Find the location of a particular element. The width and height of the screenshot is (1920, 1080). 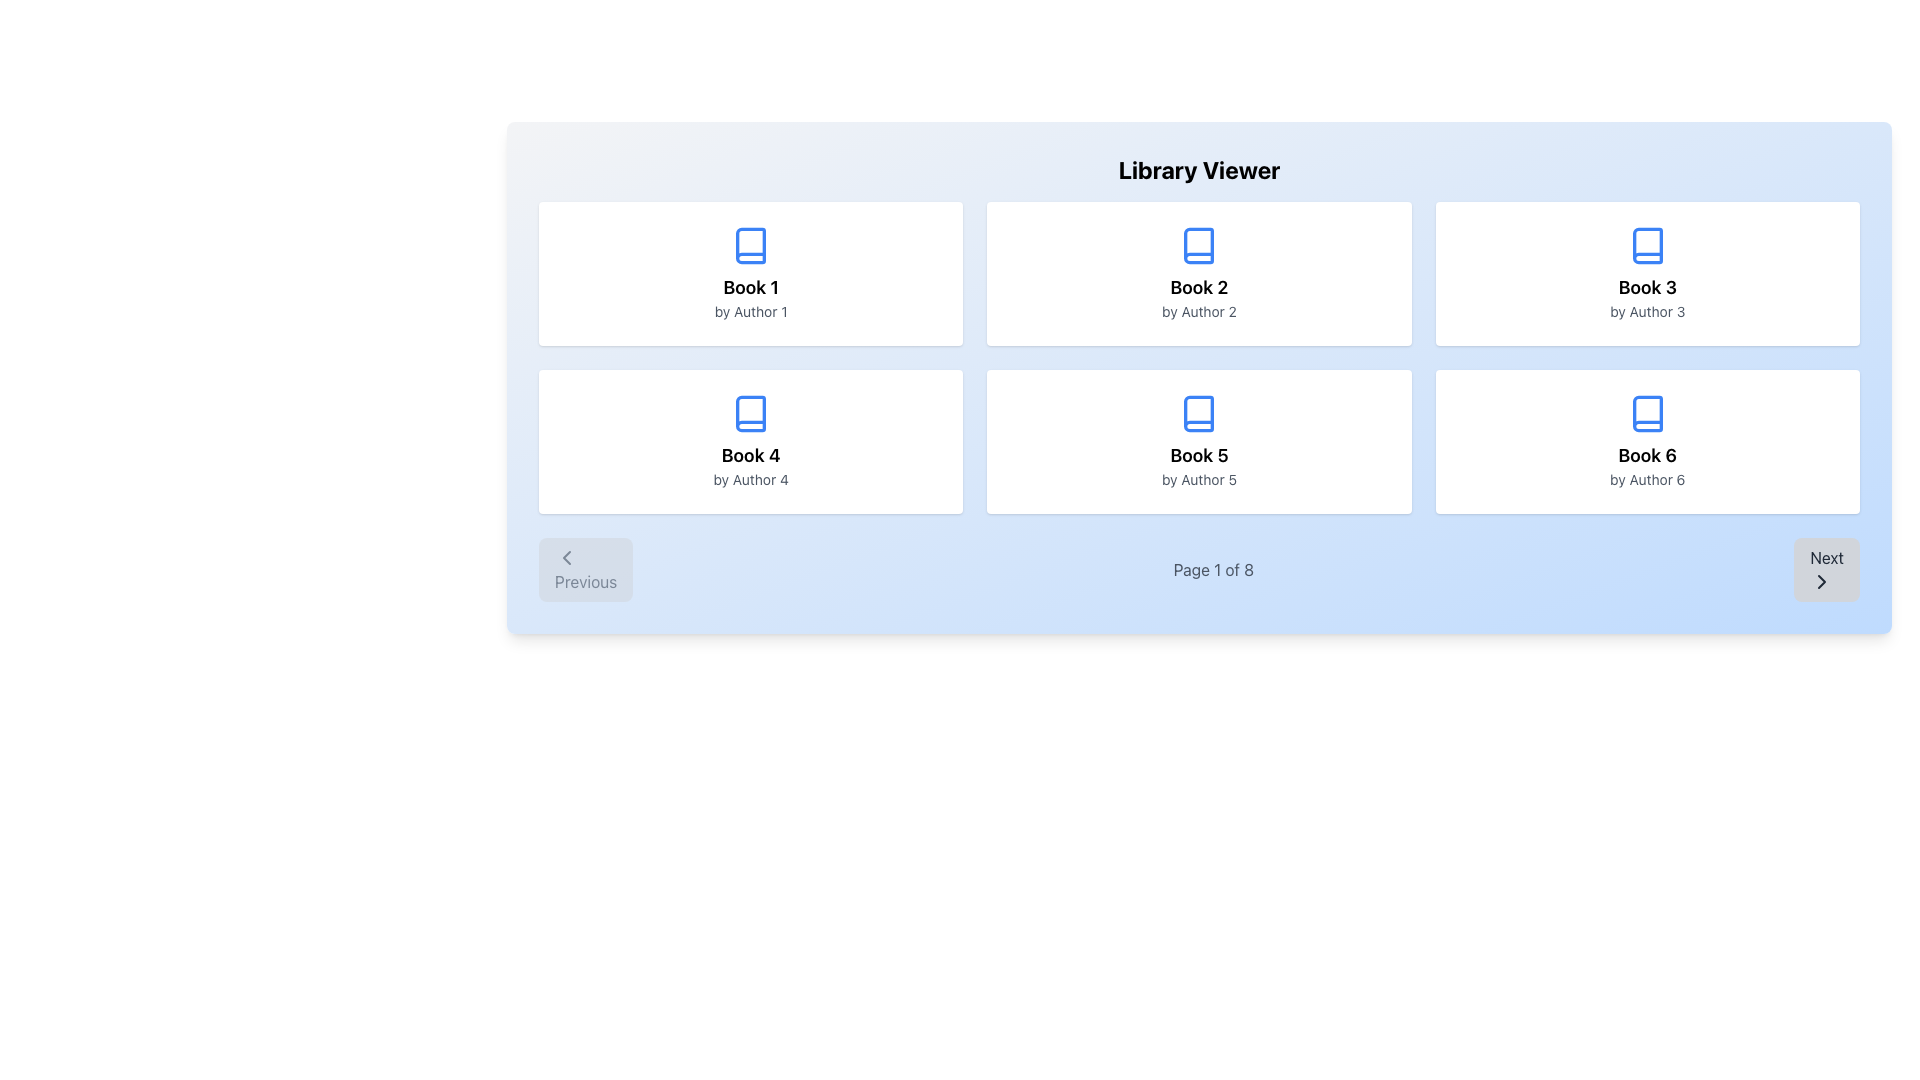

the Book card located in the first column of the first row of the library viewer is located at coordinates (750, 273).